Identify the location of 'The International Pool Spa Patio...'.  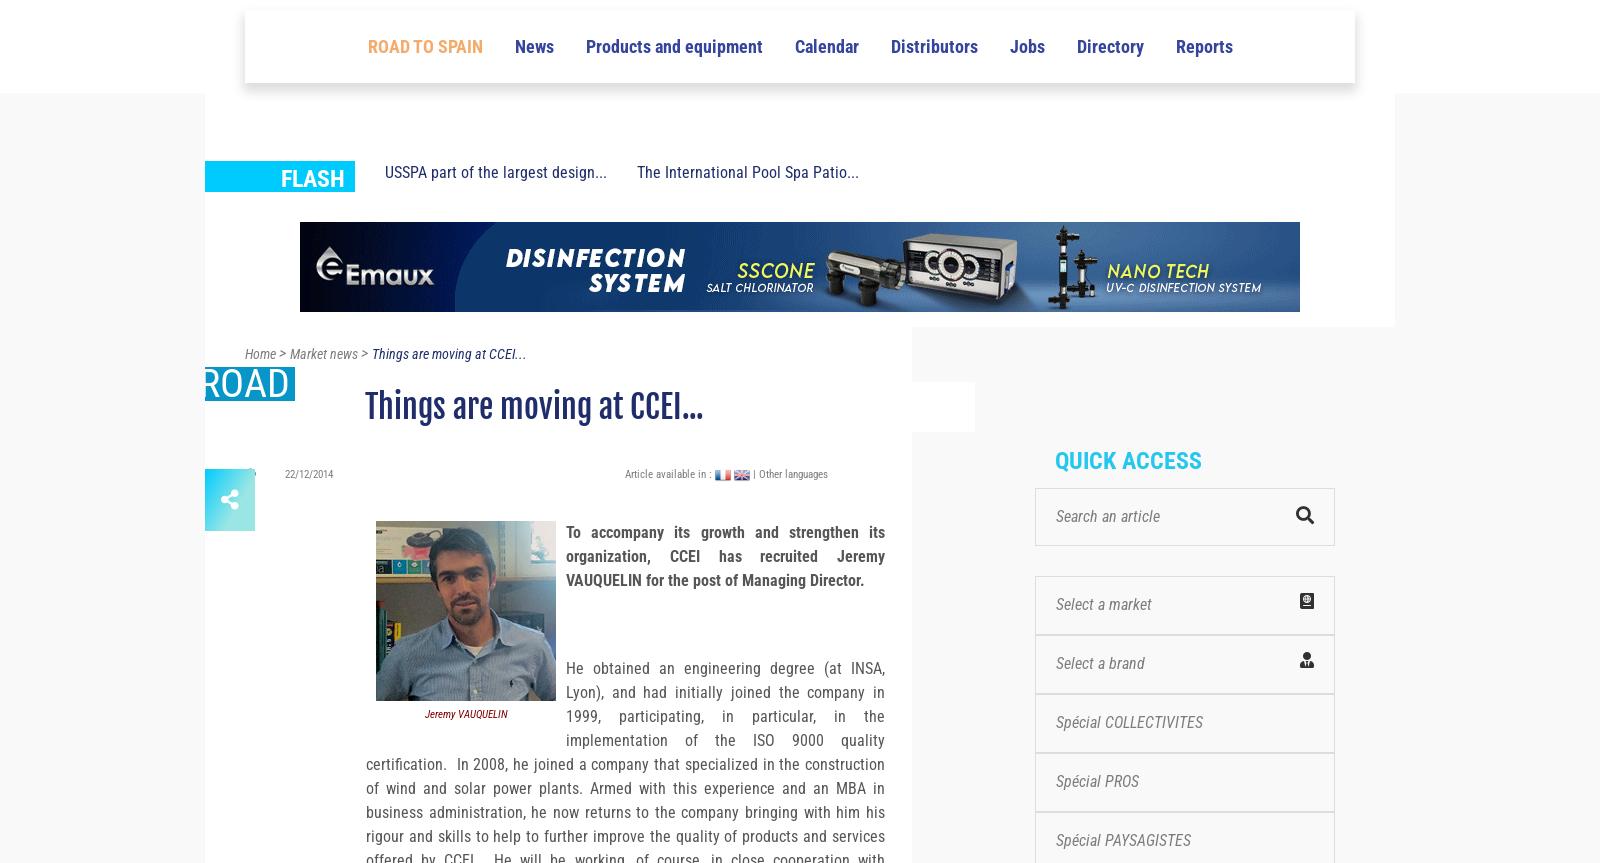
(748, 208).